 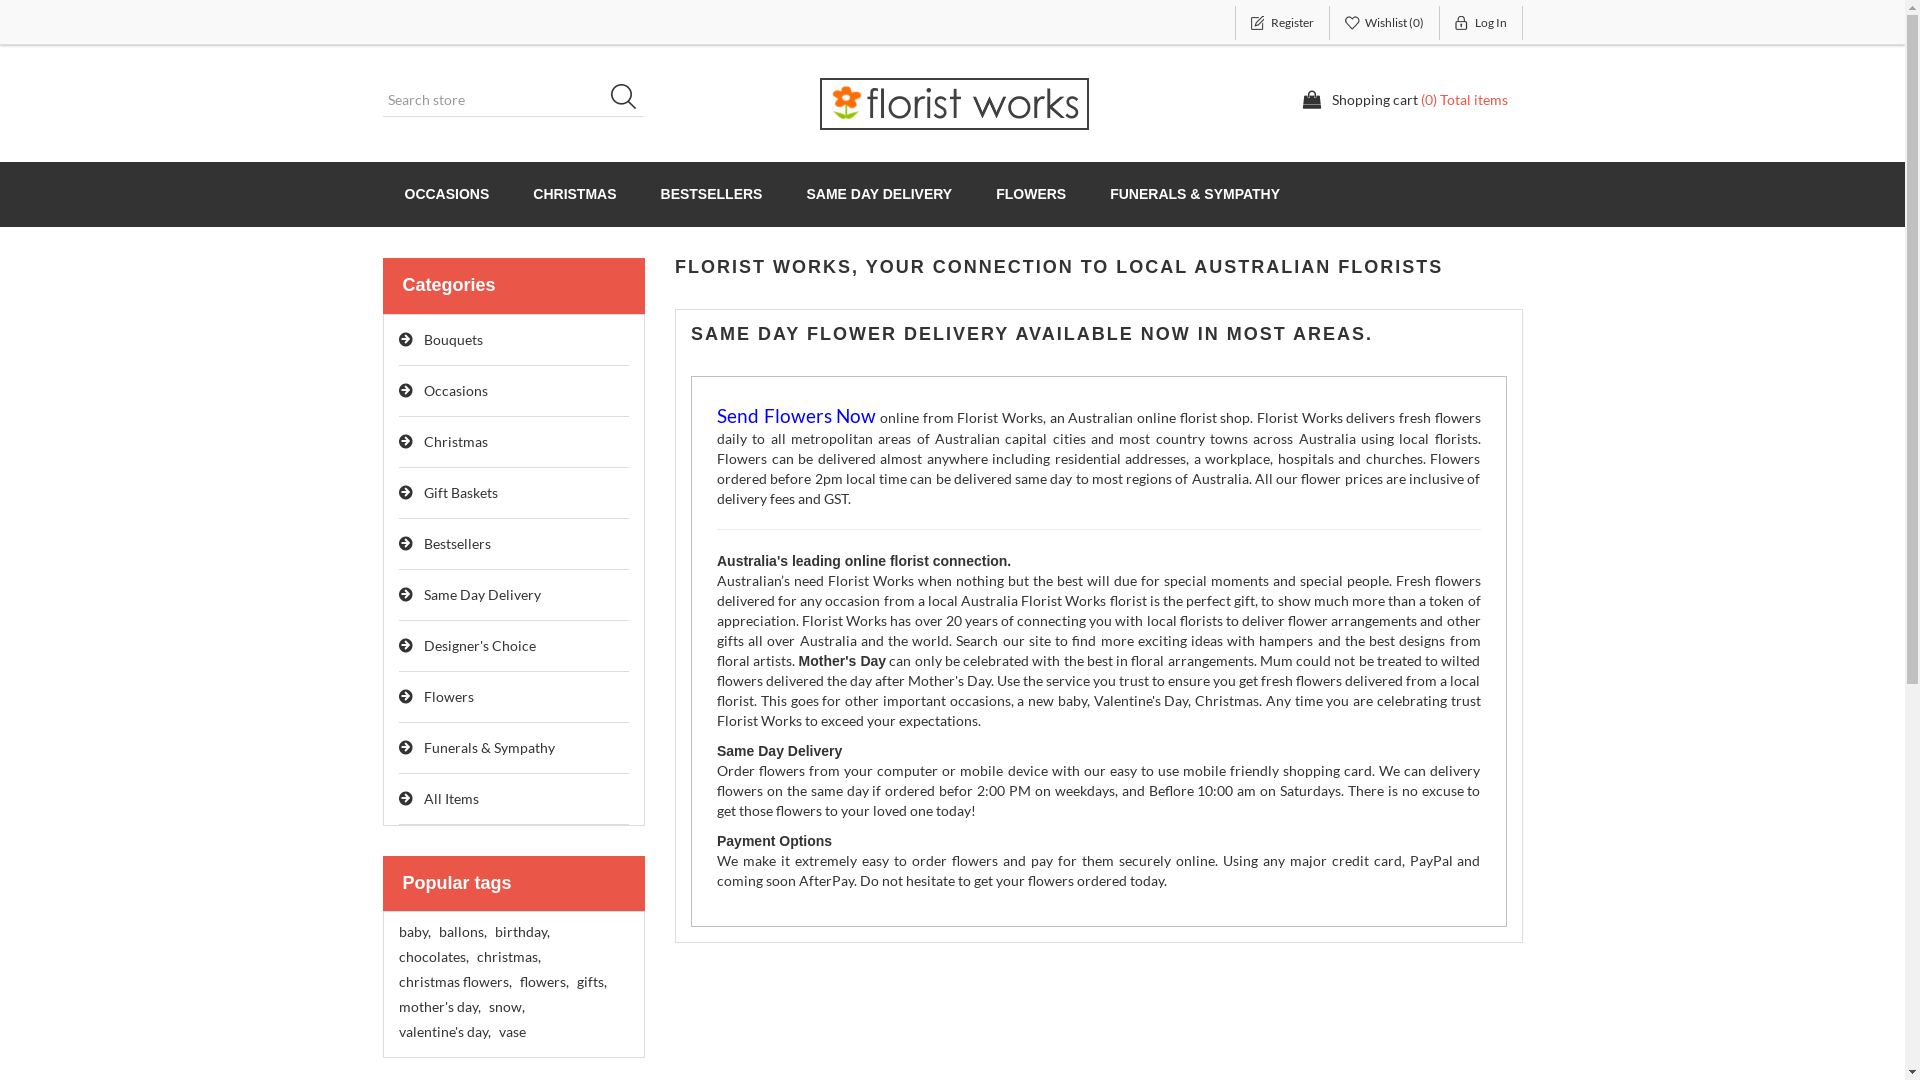 What do you see at coordinates (431, 955) in the screenshot?
I see `'chocolates,'` at bounding box center [431, 955].